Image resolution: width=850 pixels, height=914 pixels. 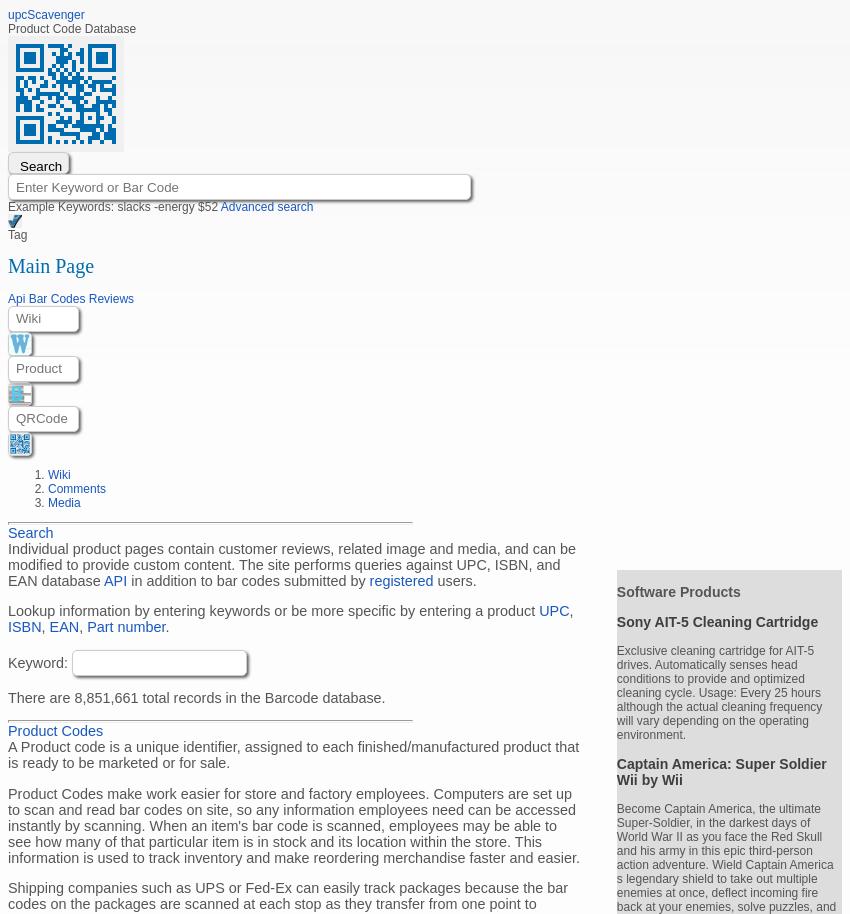 I want to click on 'Reviews', so click(x=110, y=297).